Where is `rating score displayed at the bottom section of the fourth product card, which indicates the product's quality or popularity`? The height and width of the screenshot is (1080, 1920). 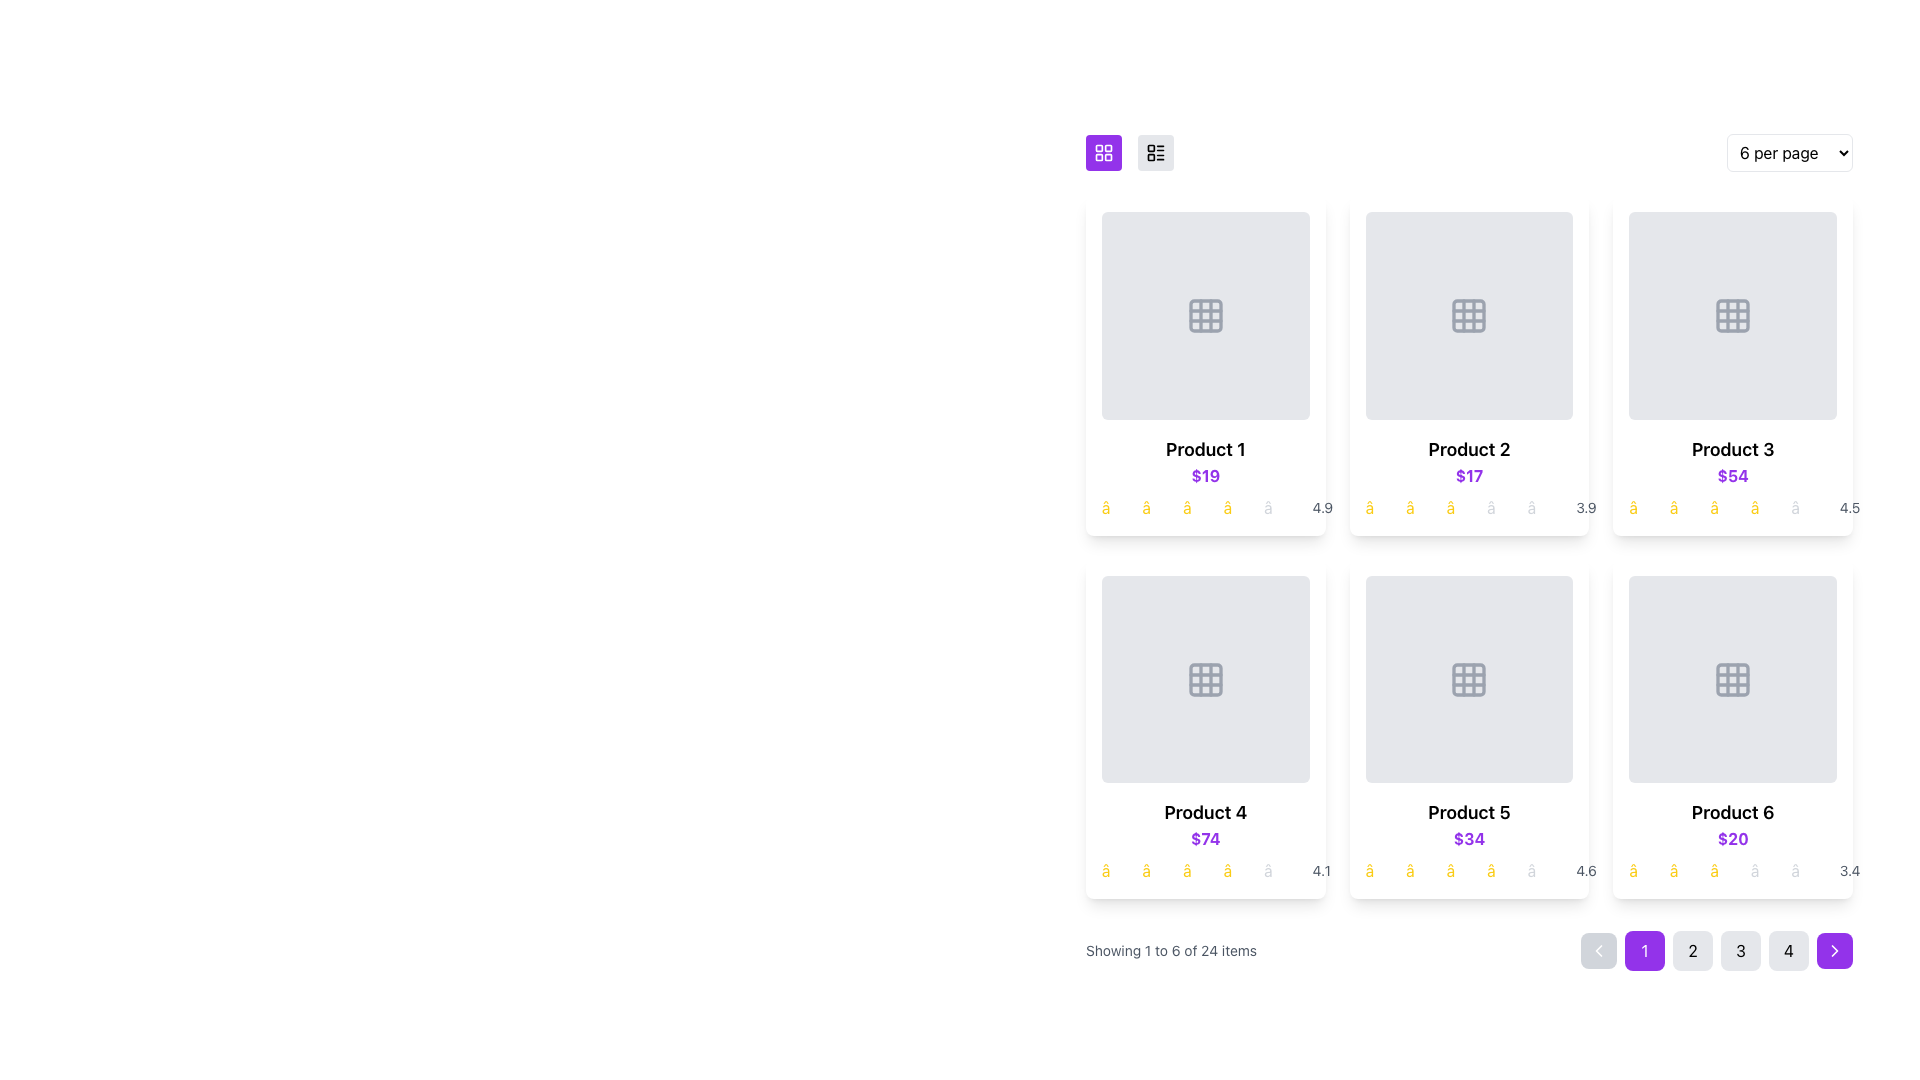
rating score displayed at the bottom section of the fourth product card, which indicates the product's quality or popularity is located at coordinates (1321, 870).